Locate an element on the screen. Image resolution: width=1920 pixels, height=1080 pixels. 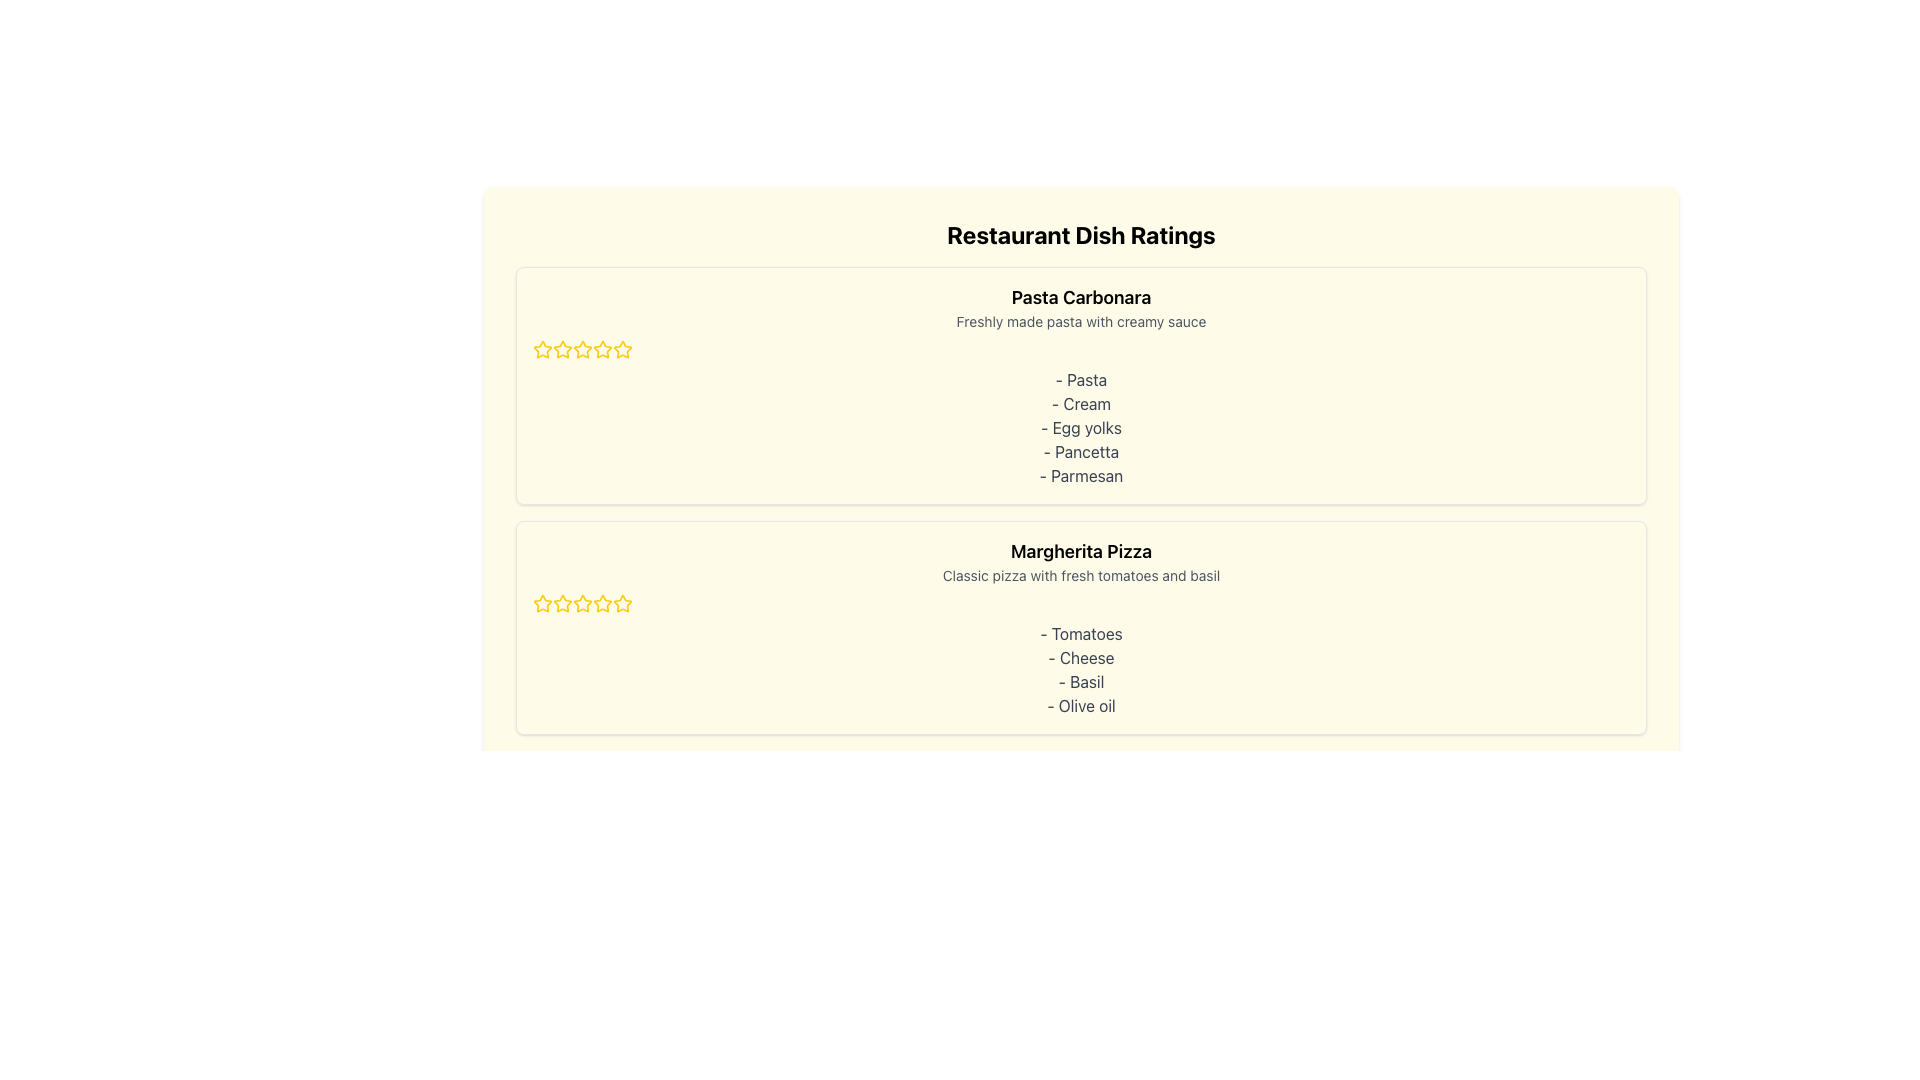
the text label representing the ingredient associated with 'Margherita Pizza', which is located directly below 'Tomatoes' and above 'Basil' is located at coordinates (1080, 658).